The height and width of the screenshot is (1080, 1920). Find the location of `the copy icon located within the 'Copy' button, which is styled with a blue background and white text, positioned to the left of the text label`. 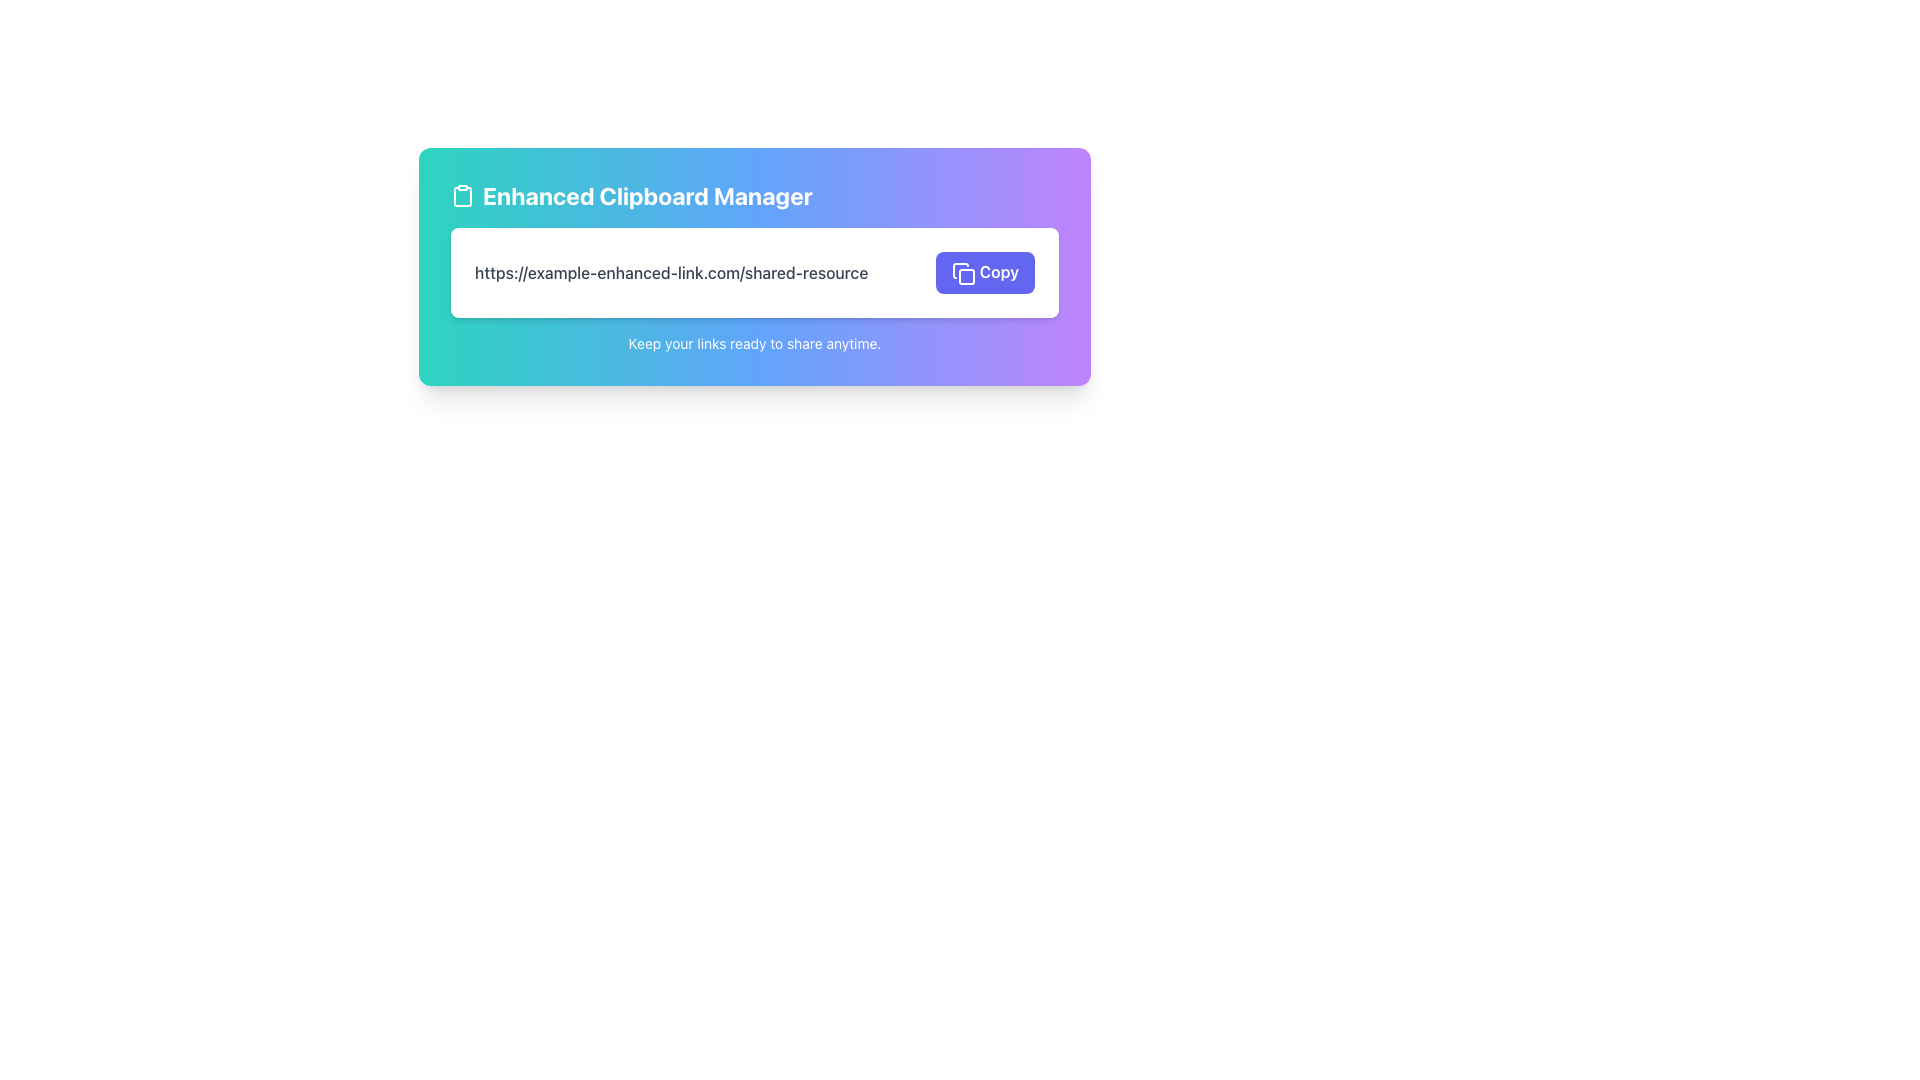

the copy icon located within the 'Copy' button, which is styled with a blue background and white text, positioned to the left of the text label is located at coordinates (963, 273).